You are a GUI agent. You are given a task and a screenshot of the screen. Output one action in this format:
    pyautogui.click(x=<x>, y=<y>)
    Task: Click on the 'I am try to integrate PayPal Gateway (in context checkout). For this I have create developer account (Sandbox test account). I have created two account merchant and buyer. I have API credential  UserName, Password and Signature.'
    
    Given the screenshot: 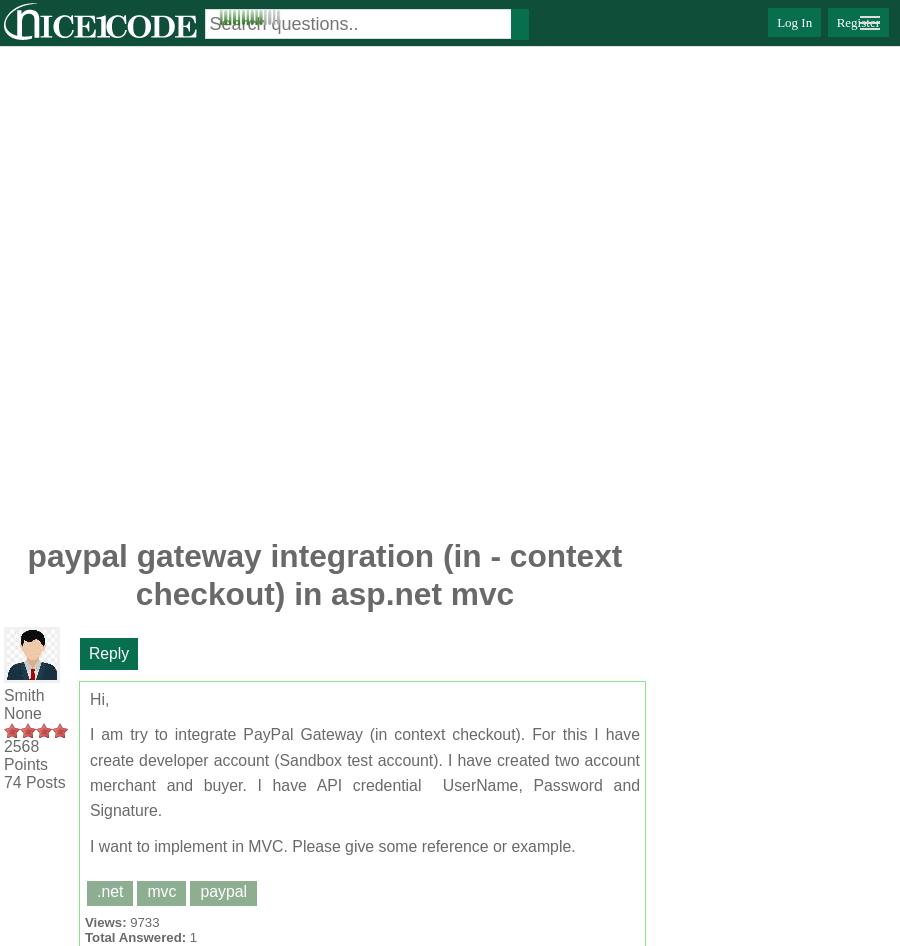 What is the action you would take?
    pyautogui.click(x=365, y=771)
    